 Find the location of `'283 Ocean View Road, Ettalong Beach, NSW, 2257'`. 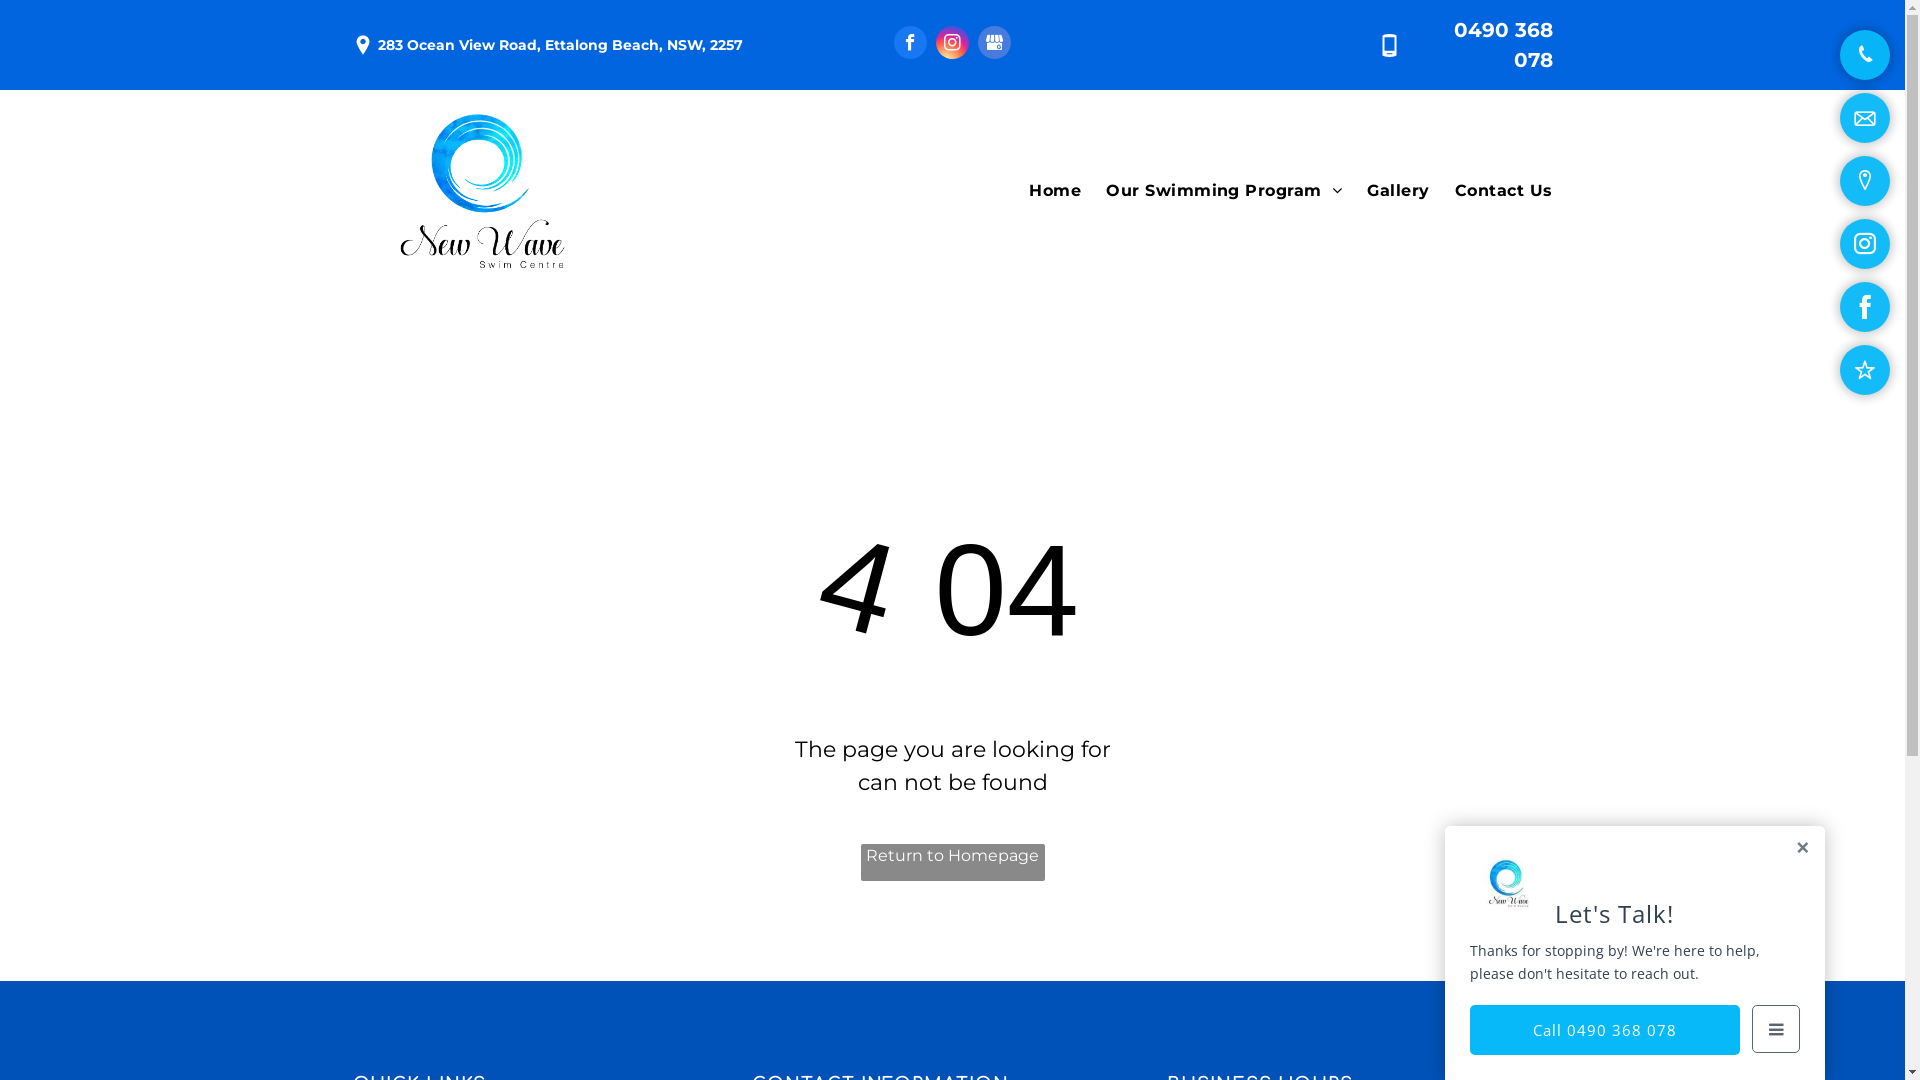

'283 Ocean View Road, Ettalong Beach, NSW, 2257' is located at coordinates (560, 45).